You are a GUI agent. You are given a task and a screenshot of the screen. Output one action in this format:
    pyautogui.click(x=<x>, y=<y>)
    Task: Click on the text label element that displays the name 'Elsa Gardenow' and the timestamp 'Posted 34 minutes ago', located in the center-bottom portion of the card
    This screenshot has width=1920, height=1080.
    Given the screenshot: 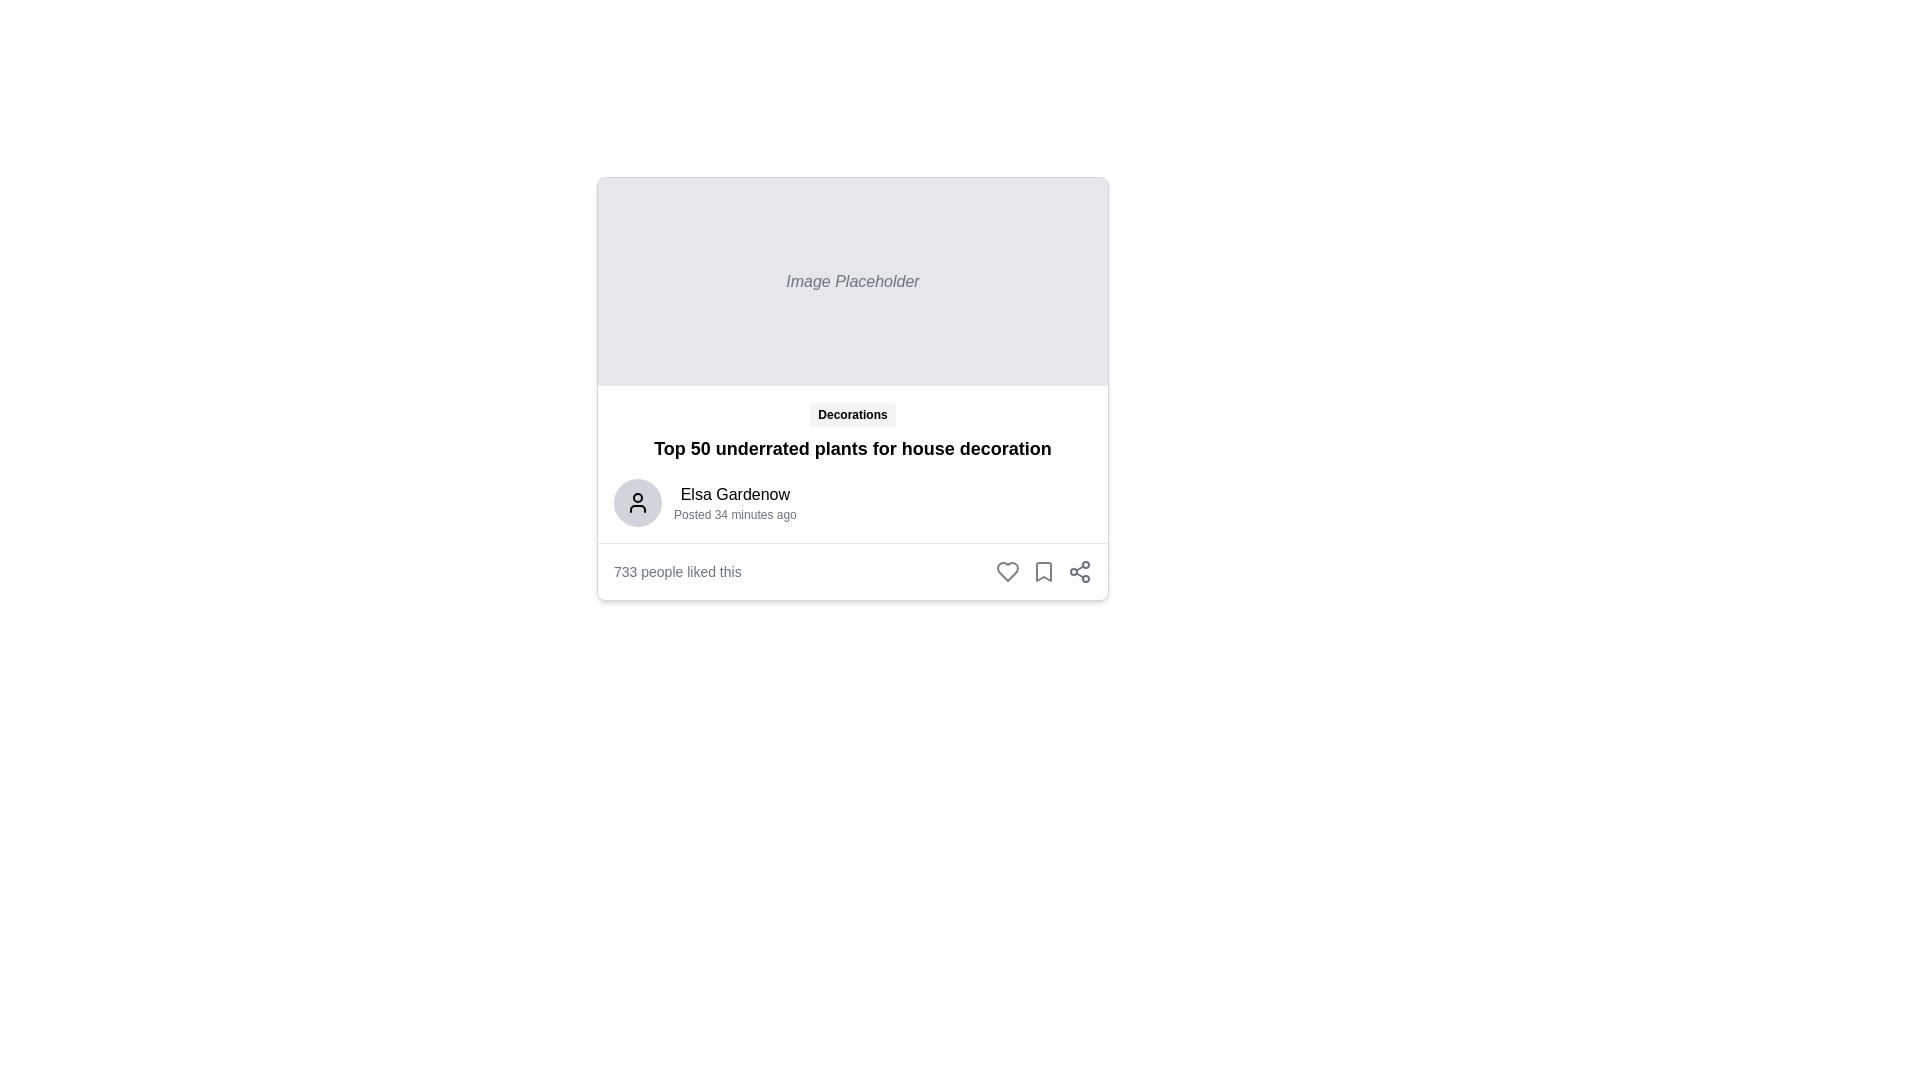 What is the action you would take?
    pyautogui.click(x=734, y=501)
    